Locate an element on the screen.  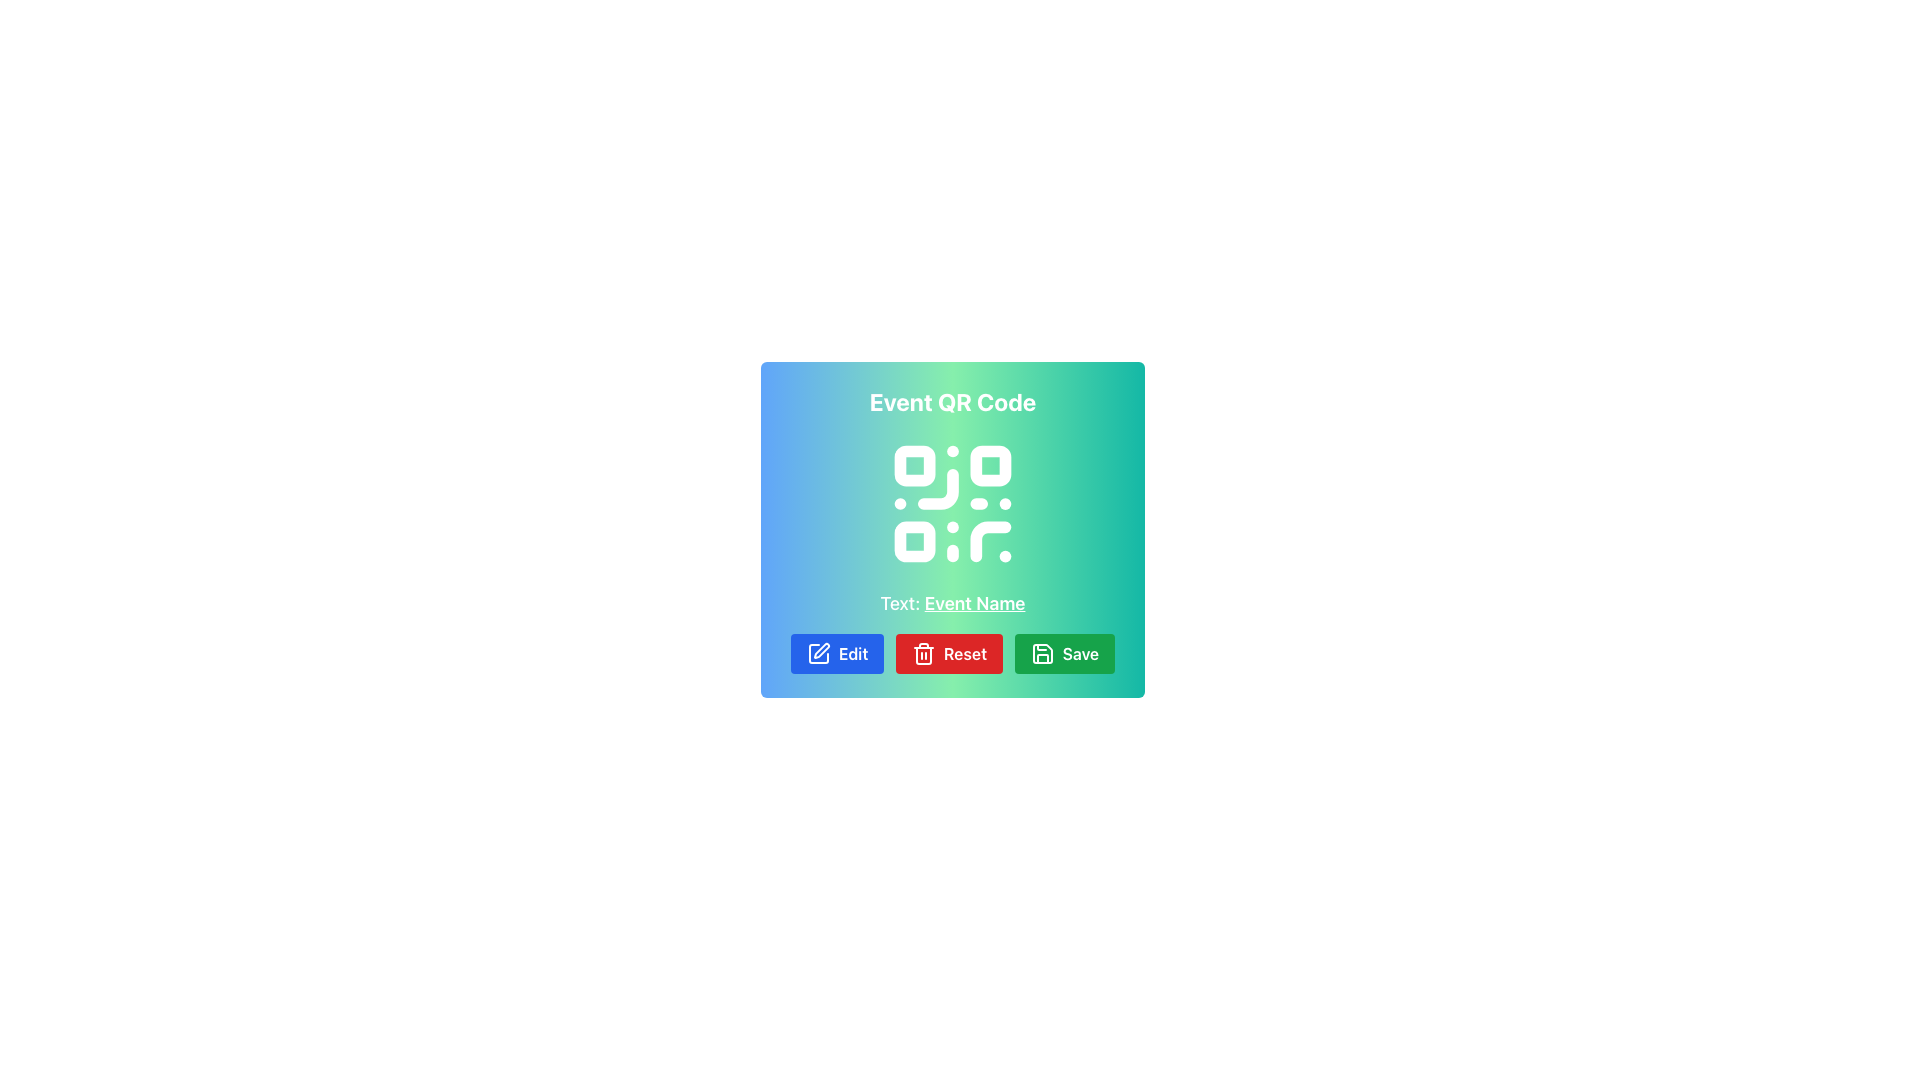
the leftmost button in the horizontal row of buttons below the QR code is located at coordinates (837, 654).